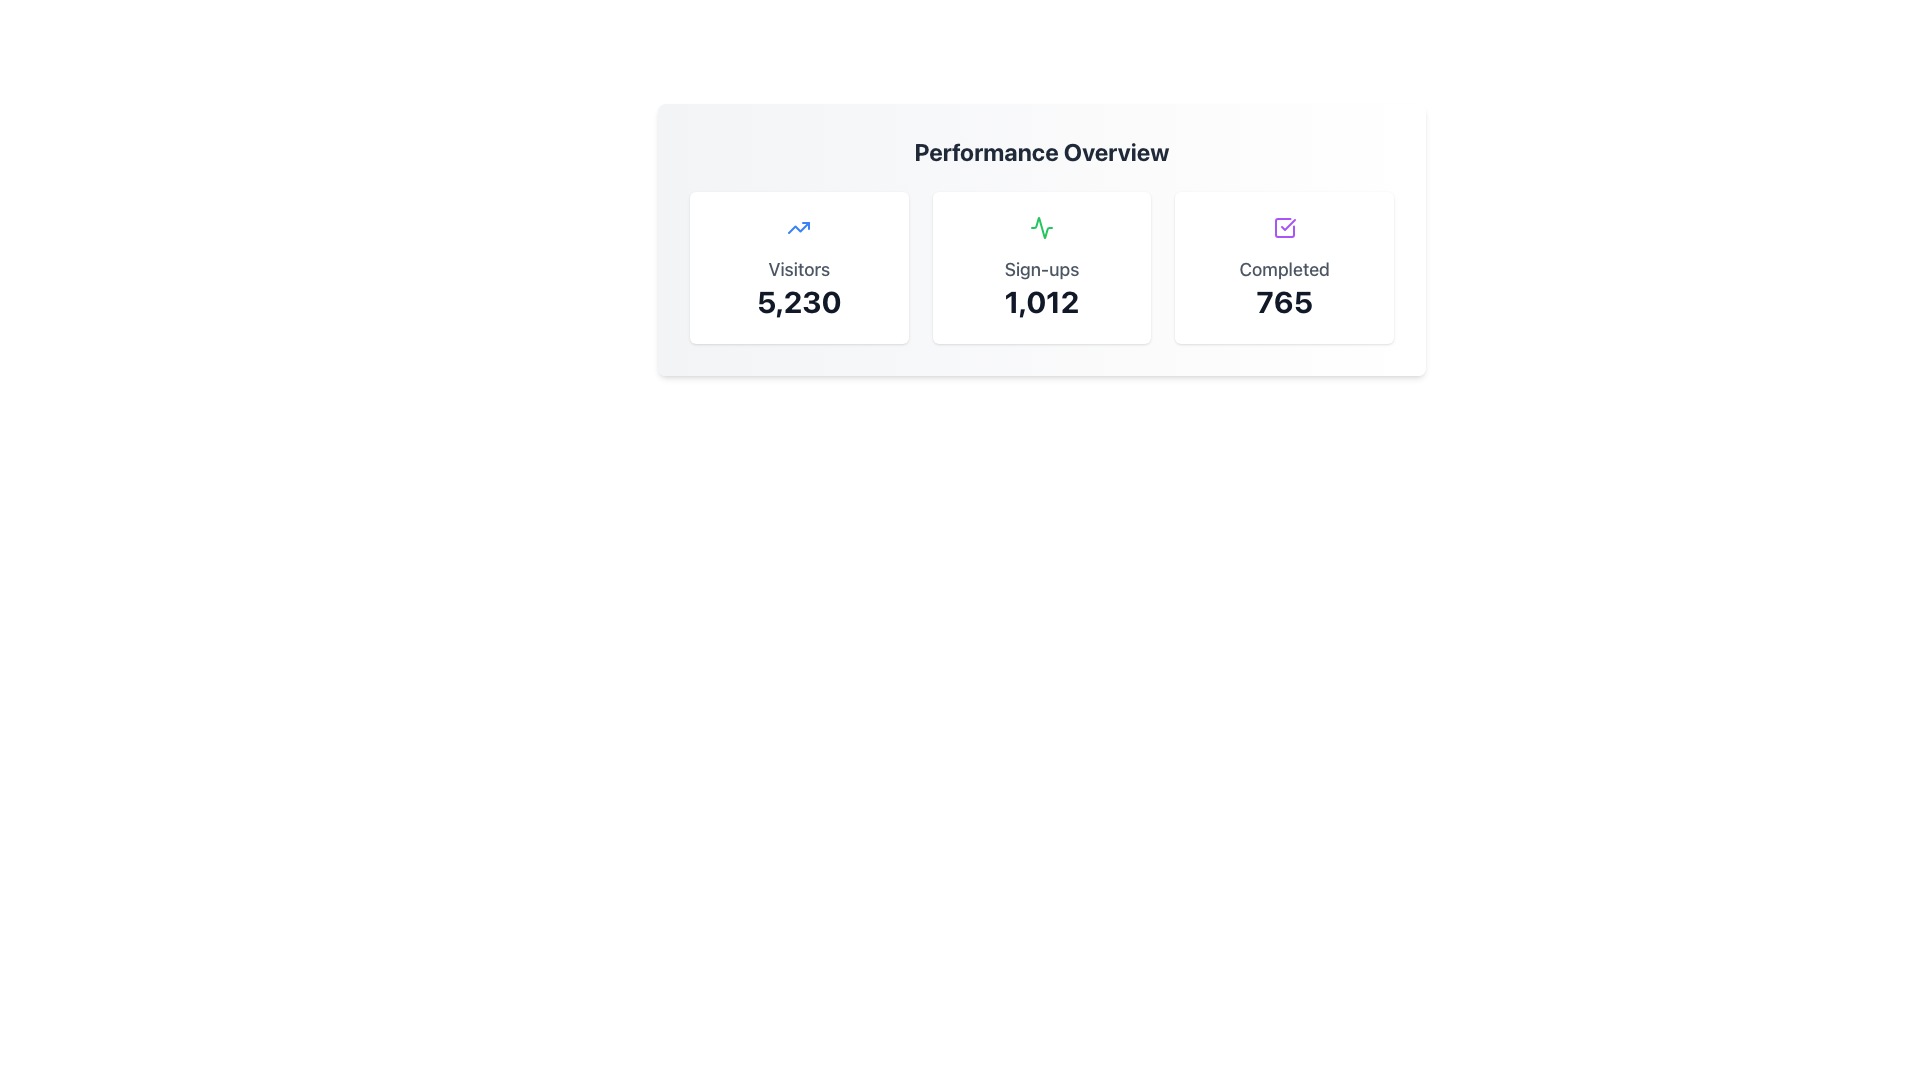  I want to click on the 'Sign-ups' text label, which is styled with a medium-gray font and positioned above the numeric value '1,012' in the central panel of the 'Performance Overview' section, so click(1040, 270).